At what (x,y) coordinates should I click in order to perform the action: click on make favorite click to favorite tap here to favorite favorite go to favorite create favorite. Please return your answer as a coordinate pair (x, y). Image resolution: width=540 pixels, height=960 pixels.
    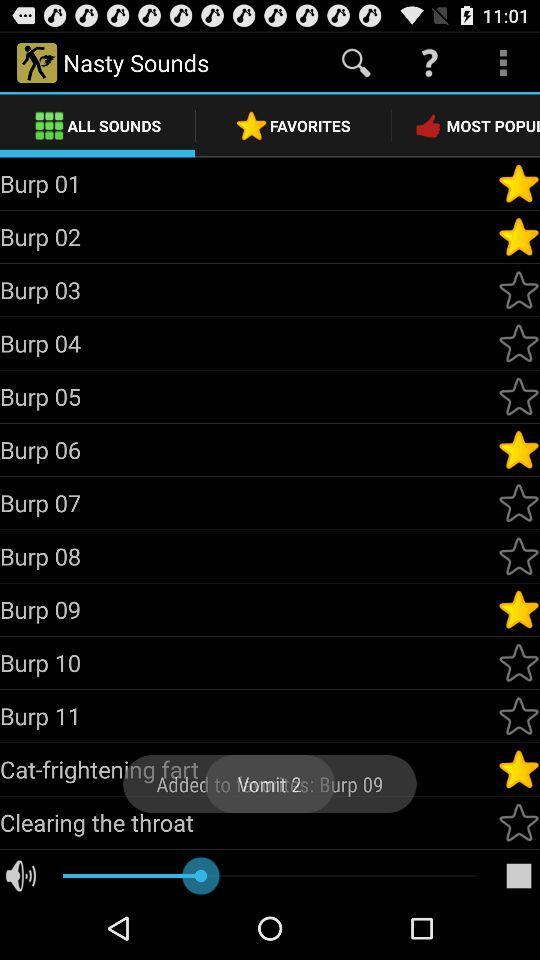
    Looking at the image, I should click on (518, 237).